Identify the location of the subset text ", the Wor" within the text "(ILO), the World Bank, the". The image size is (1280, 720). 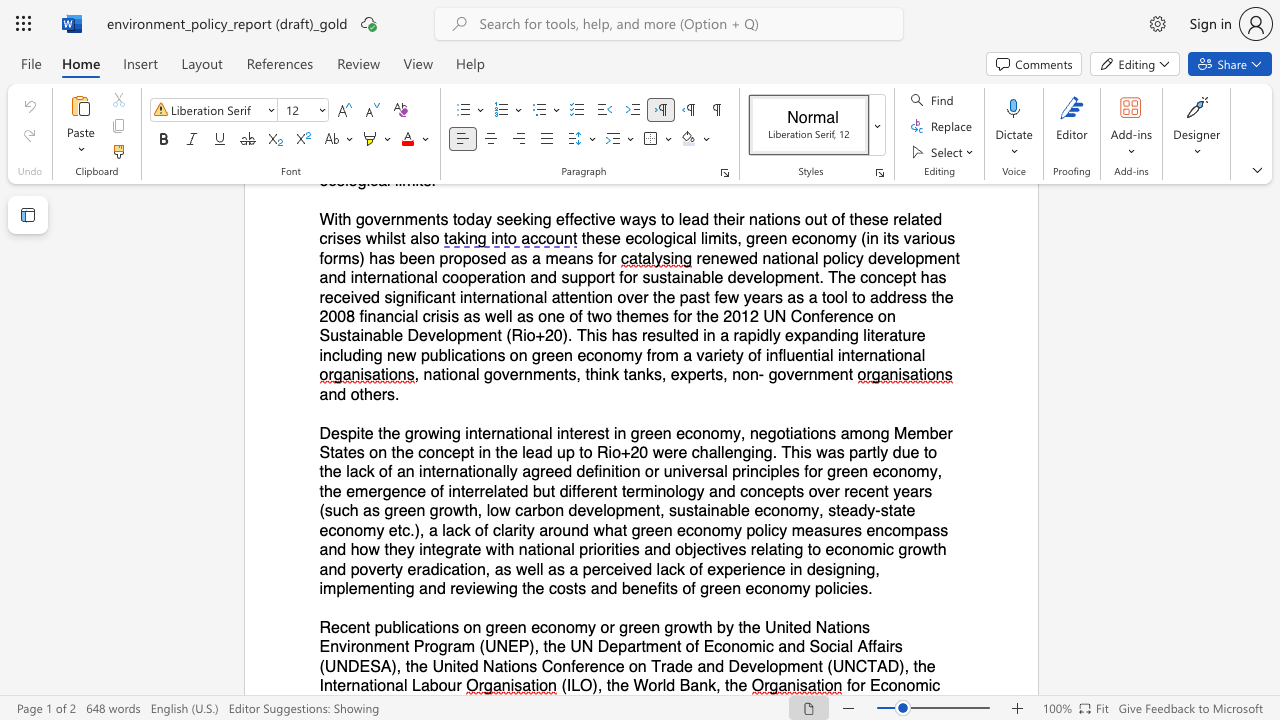
(596, 685).